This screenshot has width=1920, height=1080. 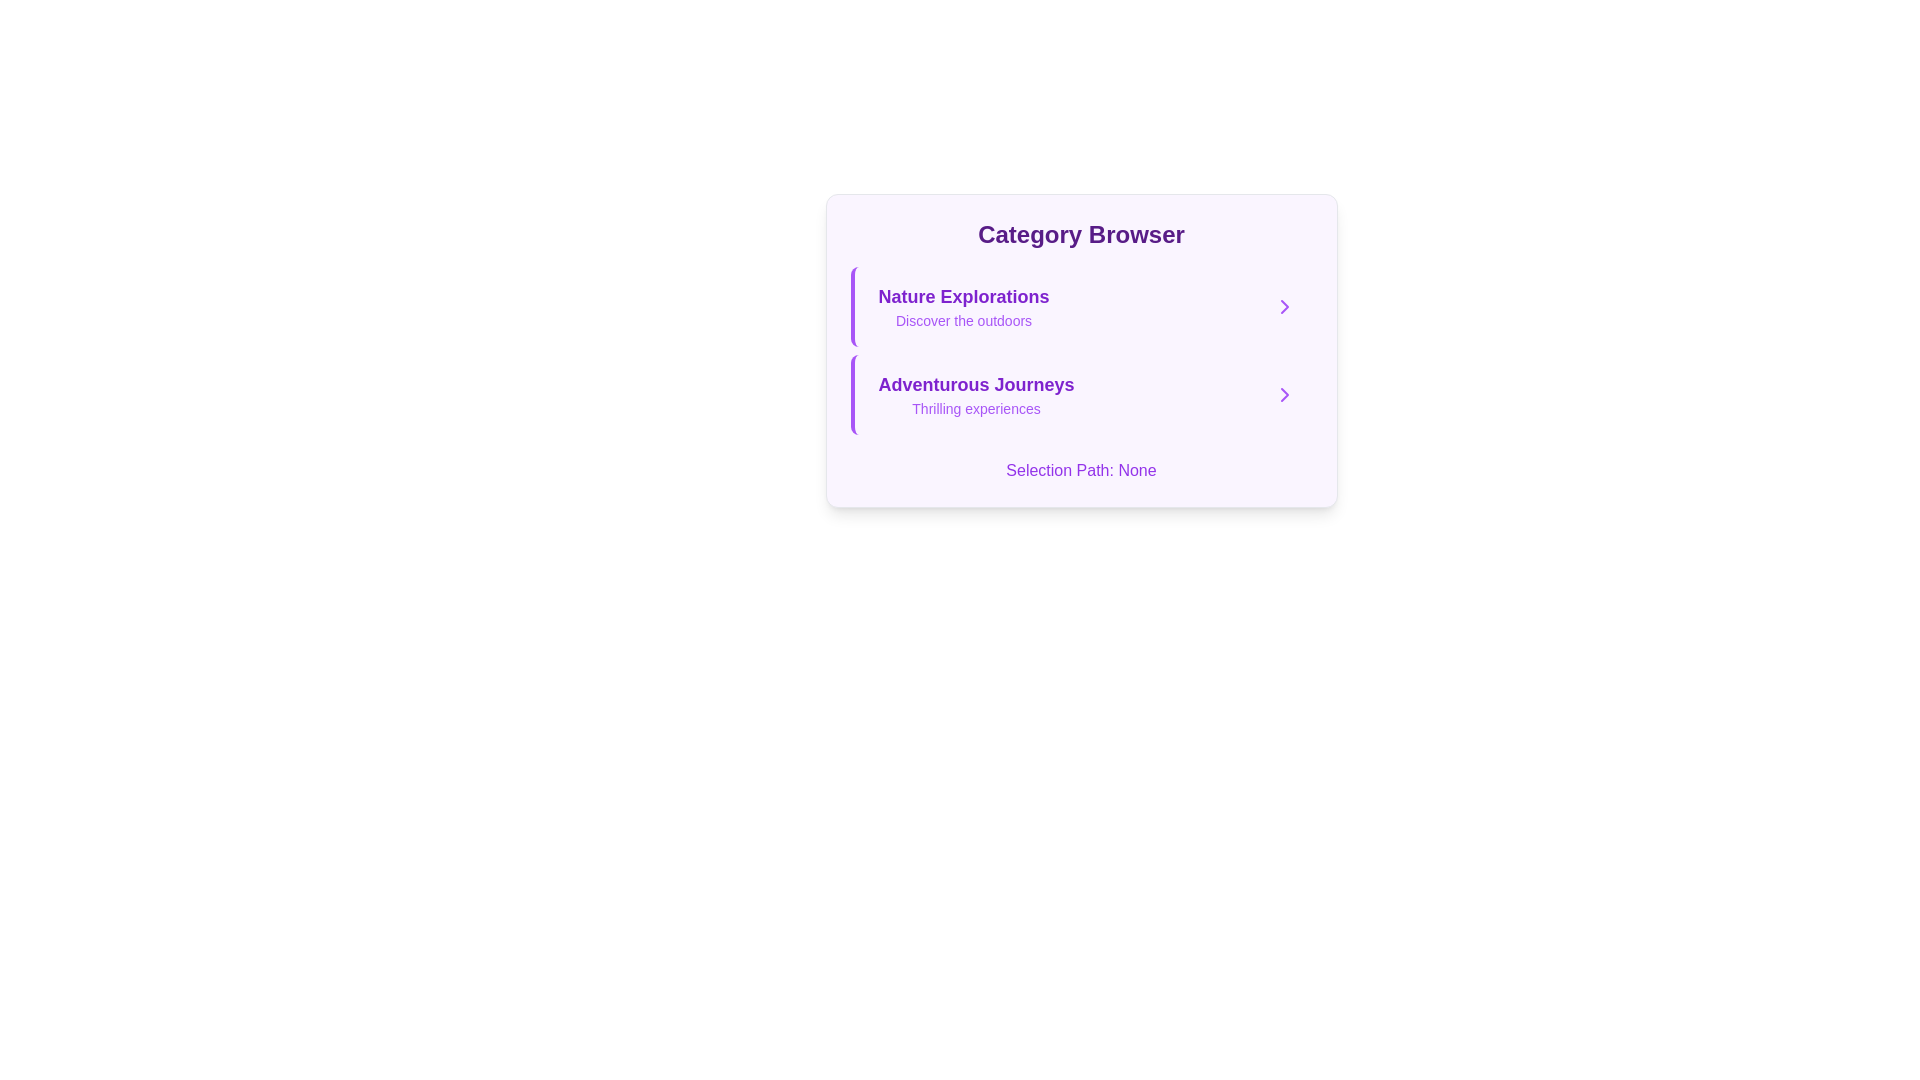 What do you see at coordinates (1080, 350) in the screenshot?
I see `the Navigational menu located in the 'Category Browser'` at bounding box center [1080, 350].